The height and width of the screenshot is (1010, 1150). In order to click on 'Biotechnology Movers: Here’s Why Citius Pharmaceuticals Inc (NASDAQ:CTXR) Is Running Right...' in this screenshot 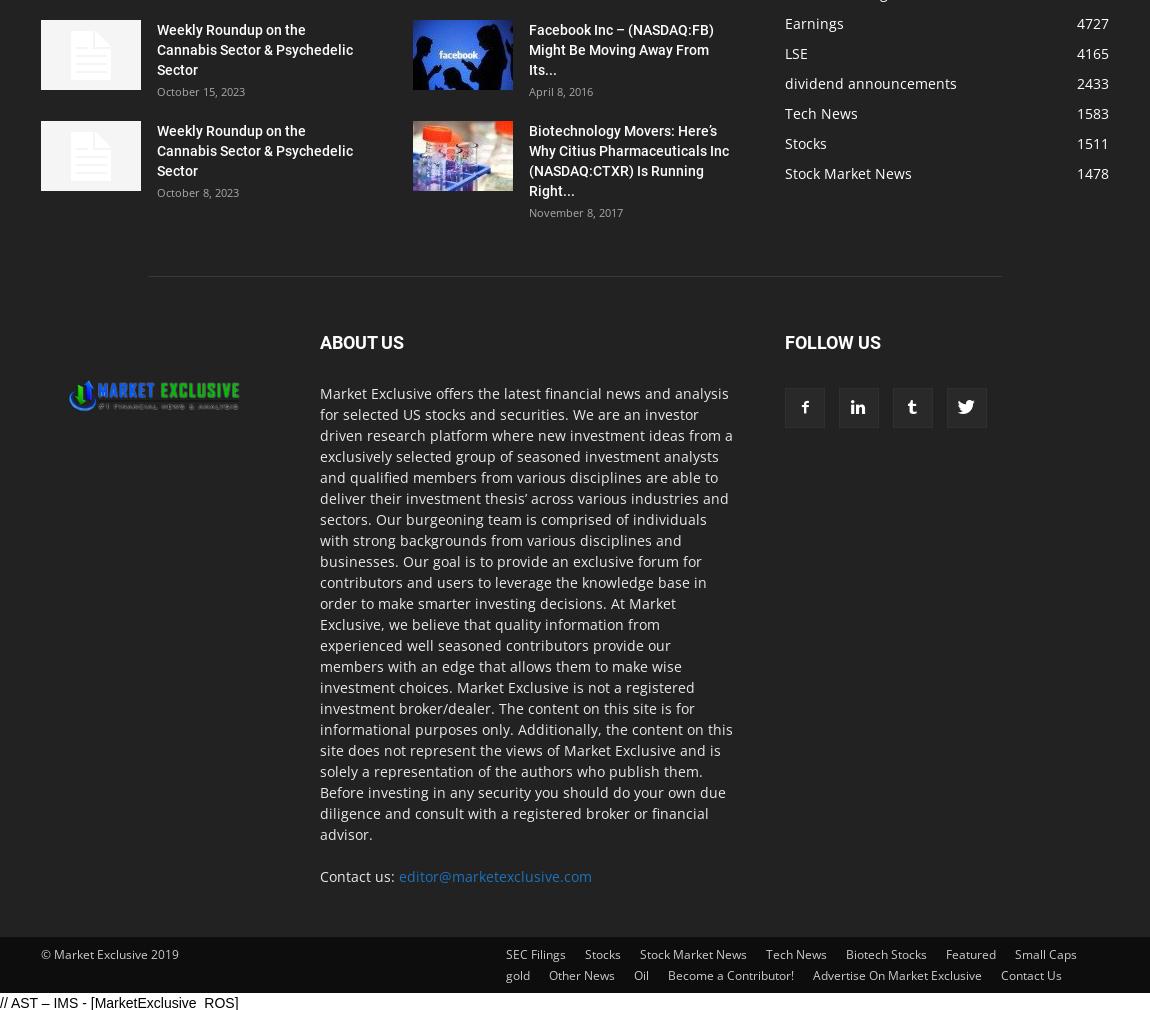, I will do `click(628, 159)`.